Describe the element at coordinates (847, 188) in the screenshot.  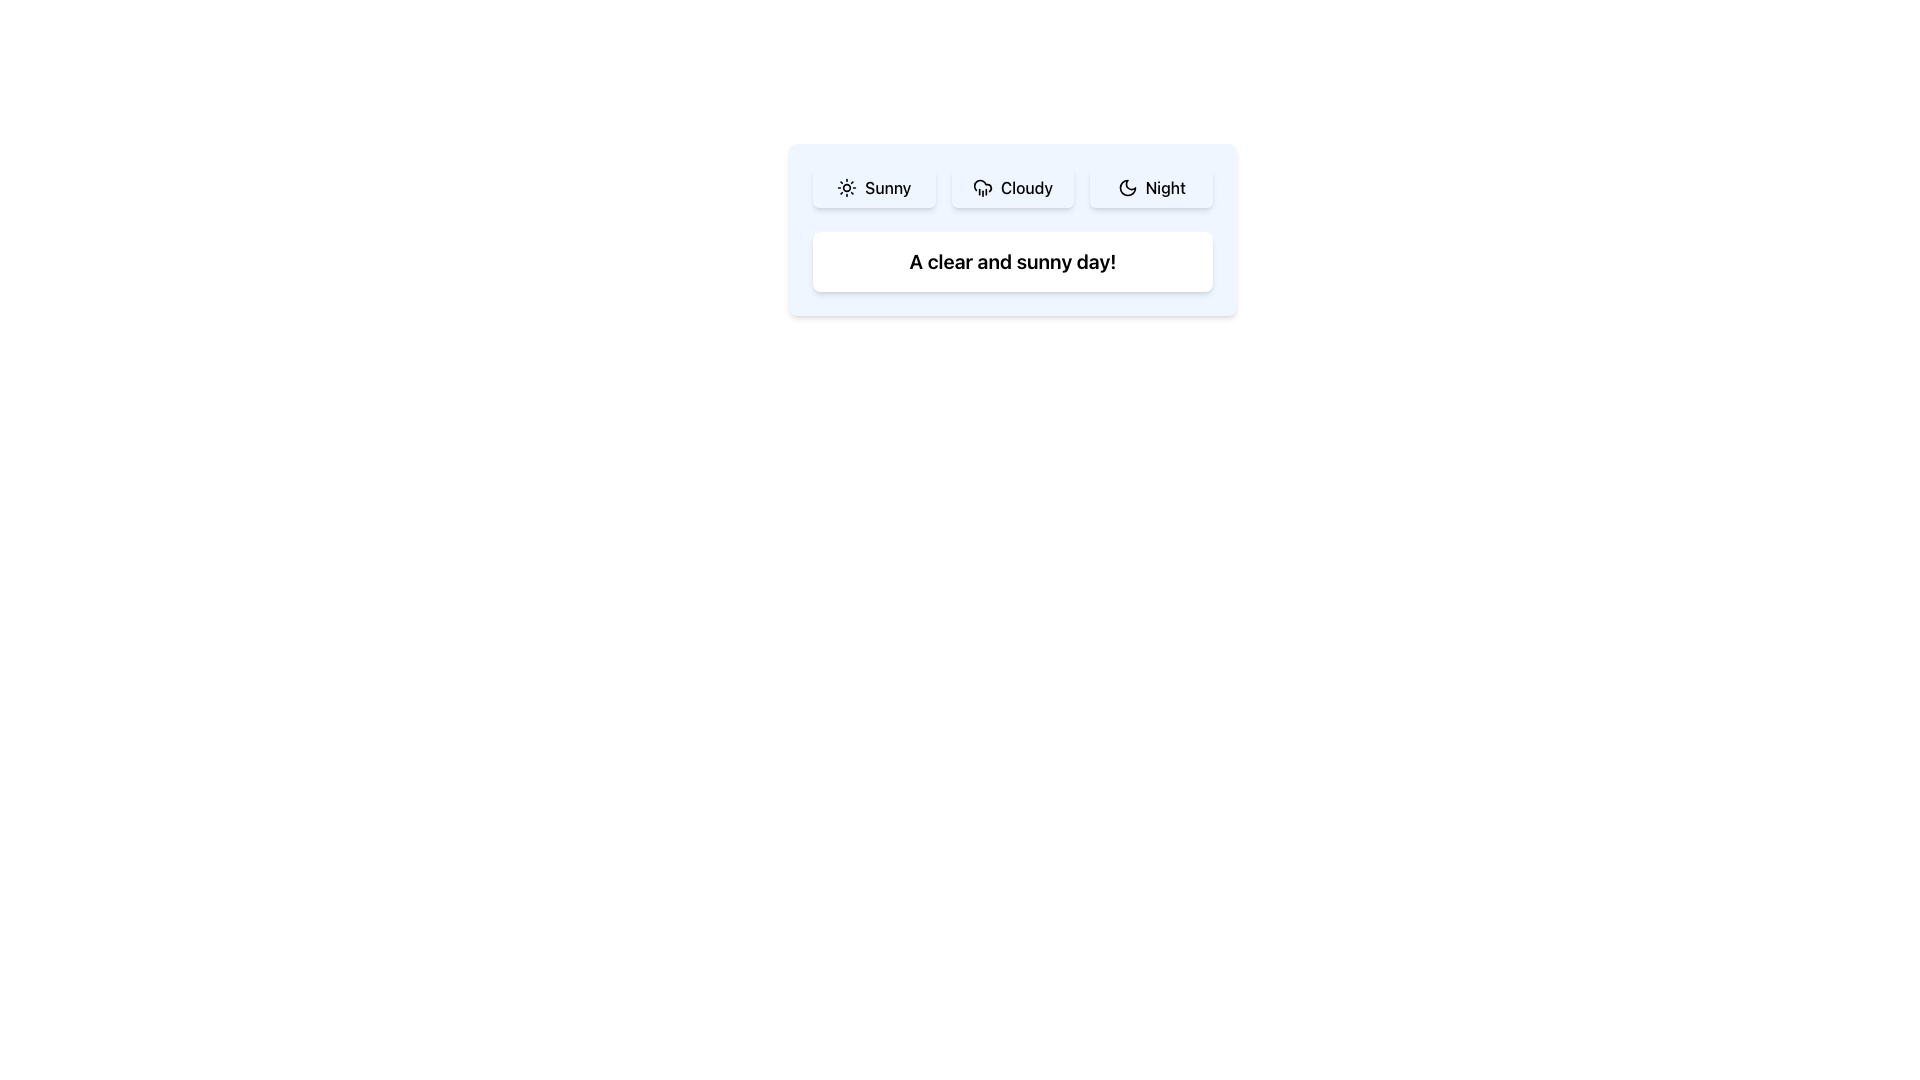
I see `the sun icon located within the first button of the horizontal list, which is labeled 'Sunny'. This icon features a circular center with radial lines representing sunlight, and is visually aligned to the left of the 'Sunny' text` at that location.